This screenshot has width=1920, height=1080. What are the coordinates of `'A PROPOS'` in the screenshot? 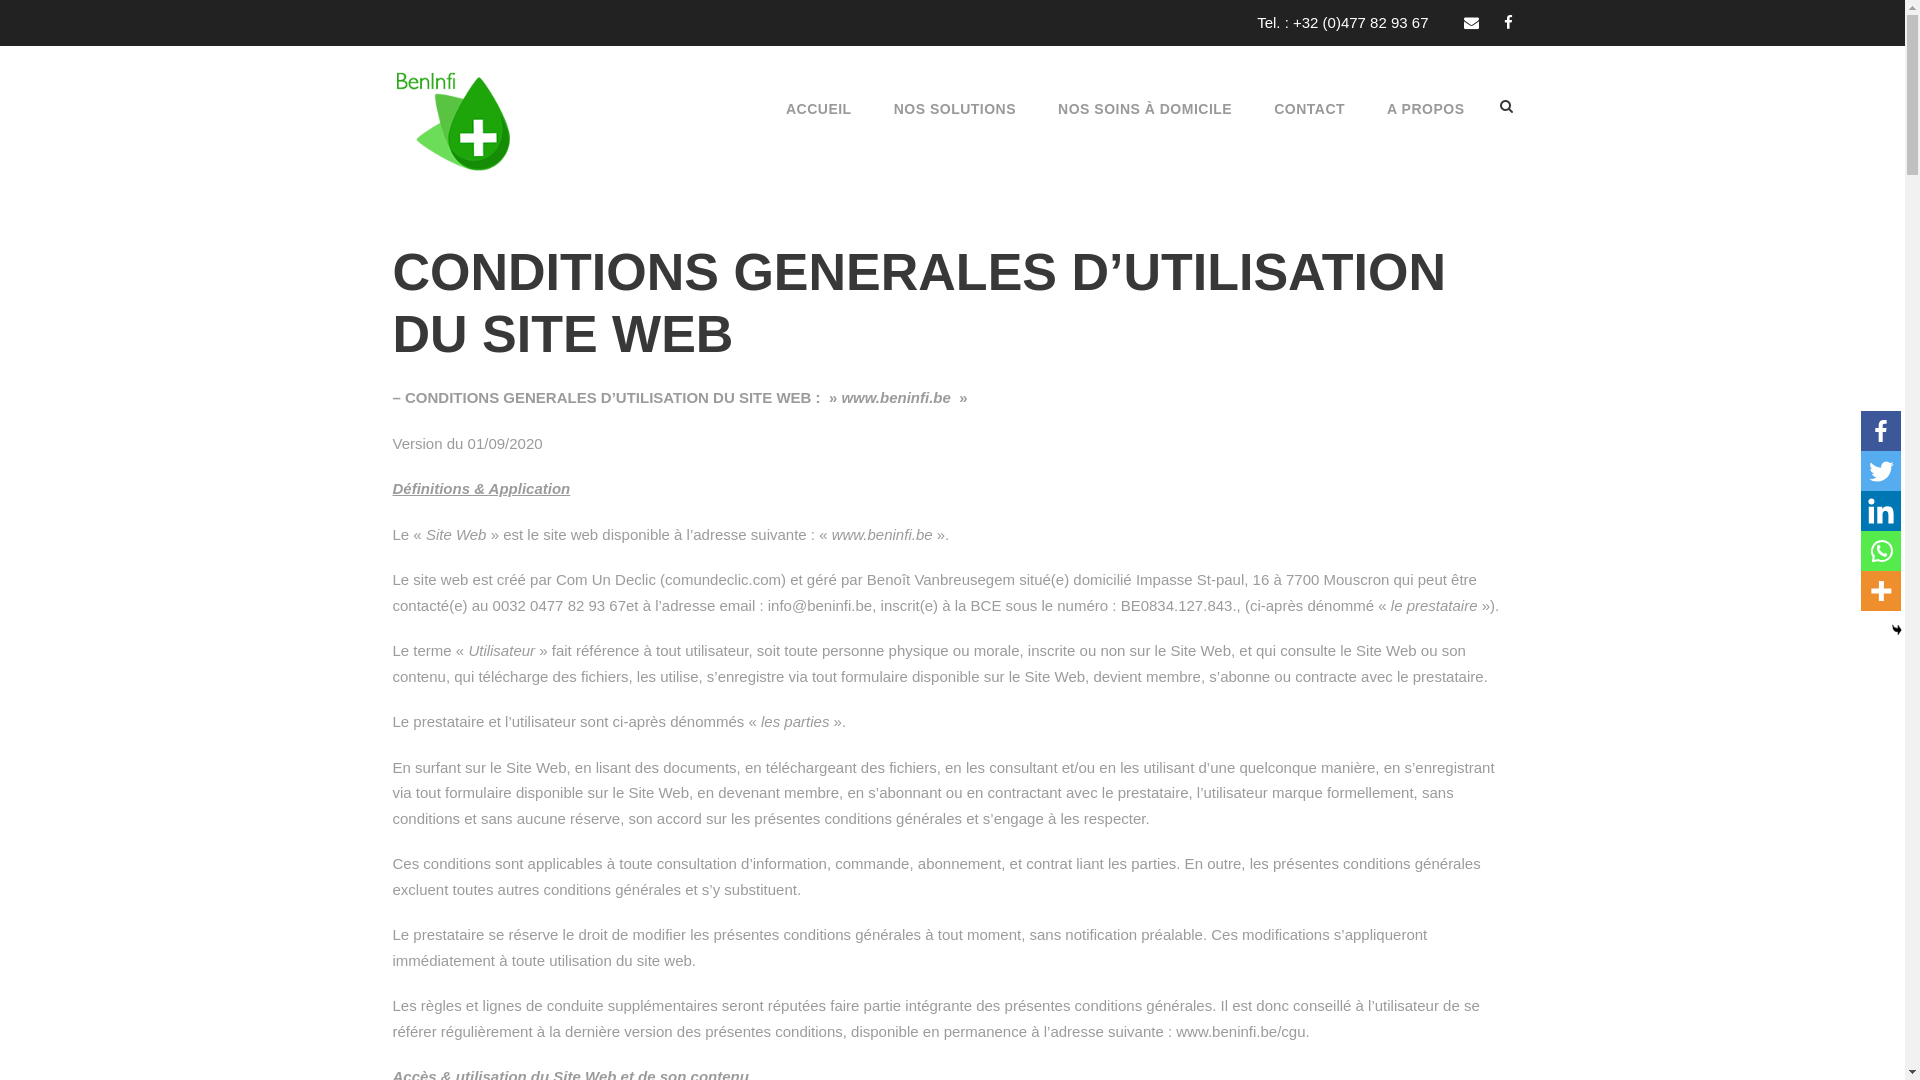 It's located at (1424, 132).